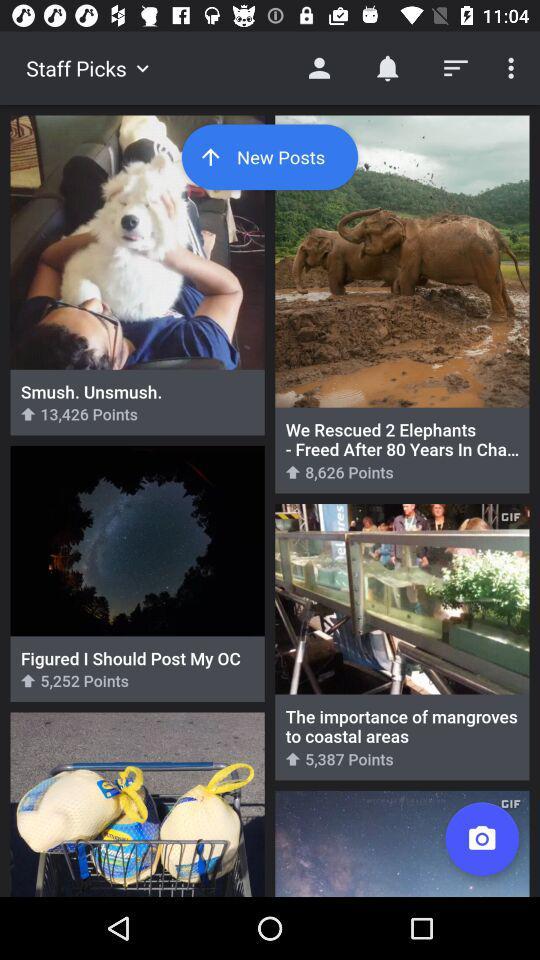  Describe the element at coordinates (481, 839) in the screenshot. I see `the photo icon` at that location.